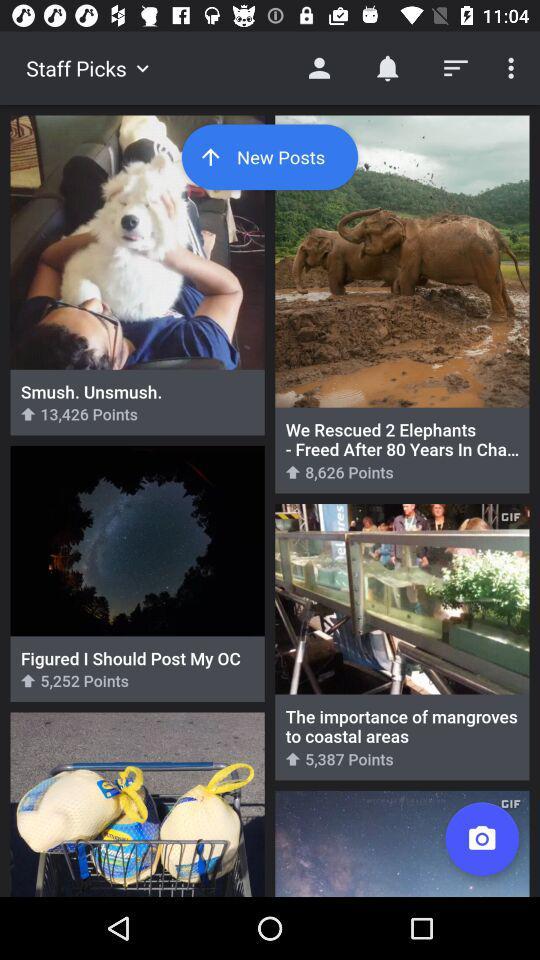  Describe the element at coordinates (481, 839) in the screenshot. I see `the photo icon` at that location.